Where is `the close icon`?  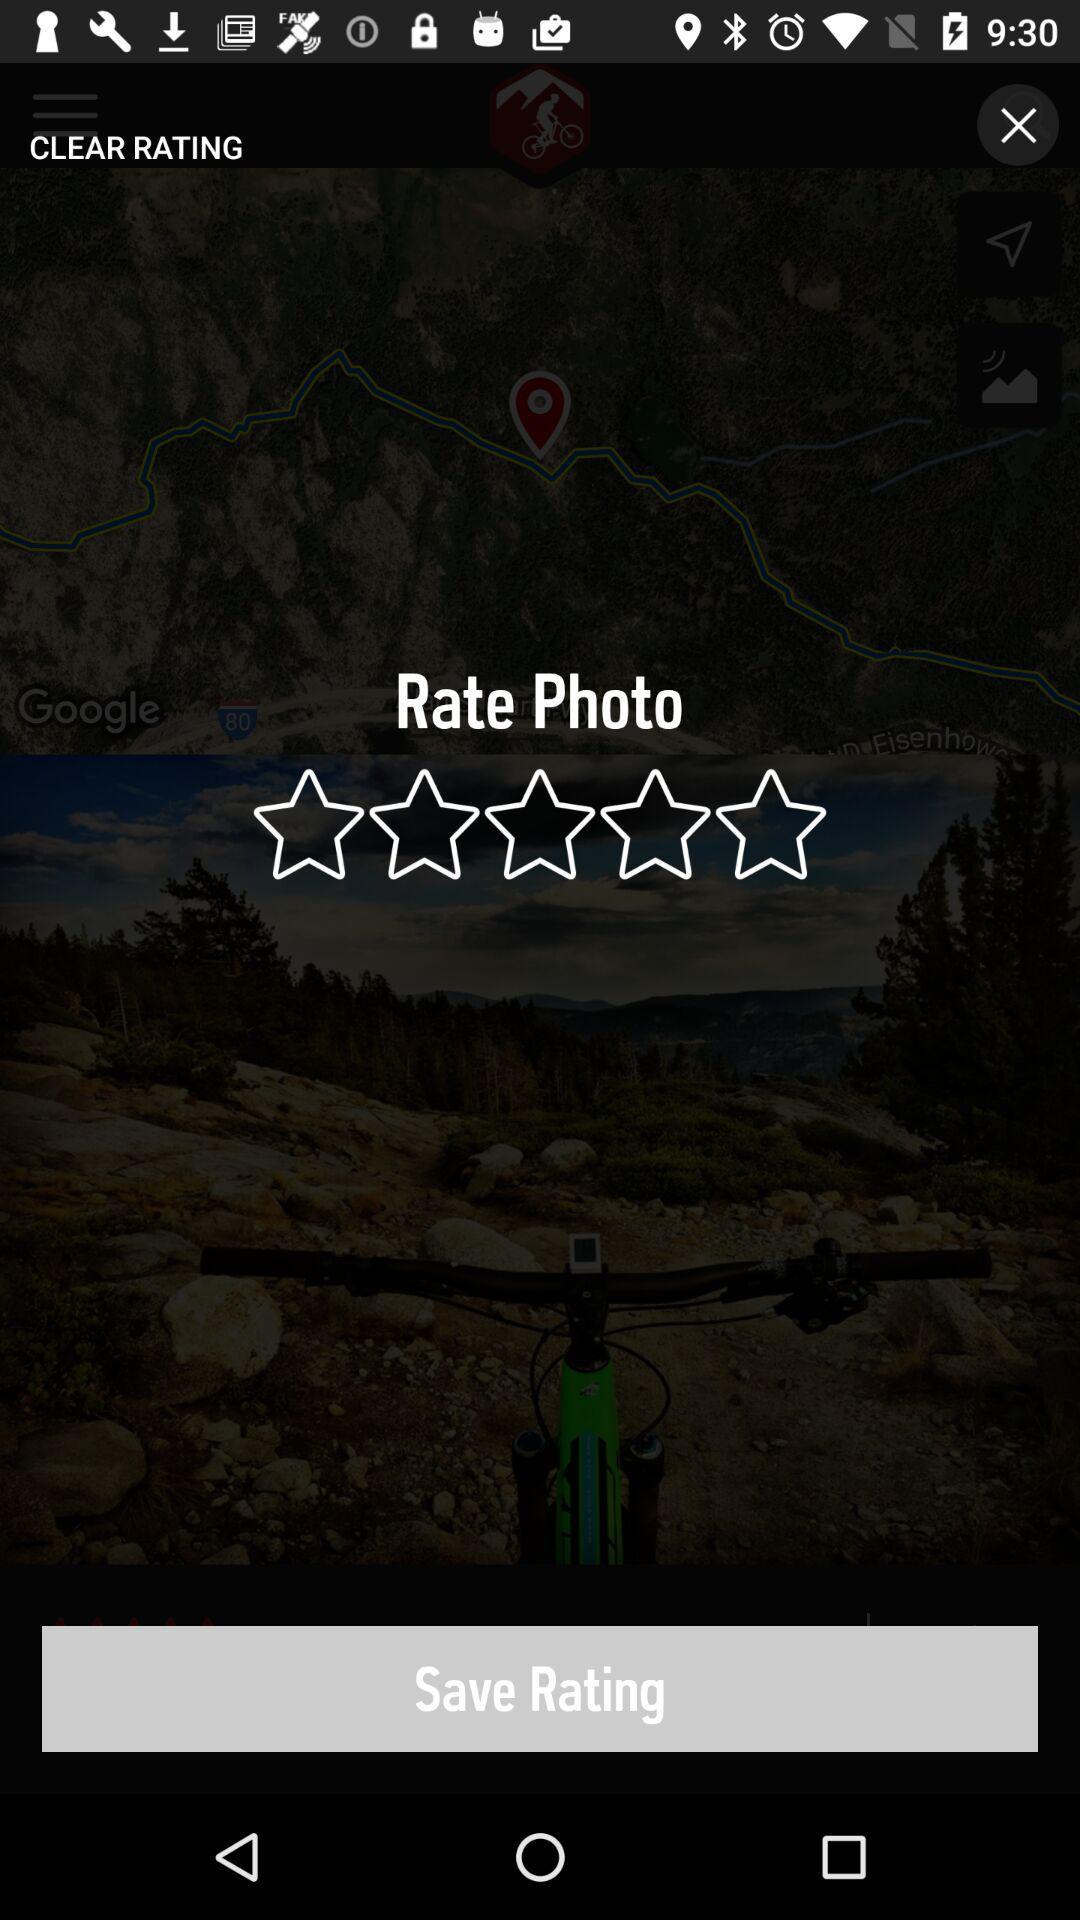
the close icon is located at coordinates (1018, 123).